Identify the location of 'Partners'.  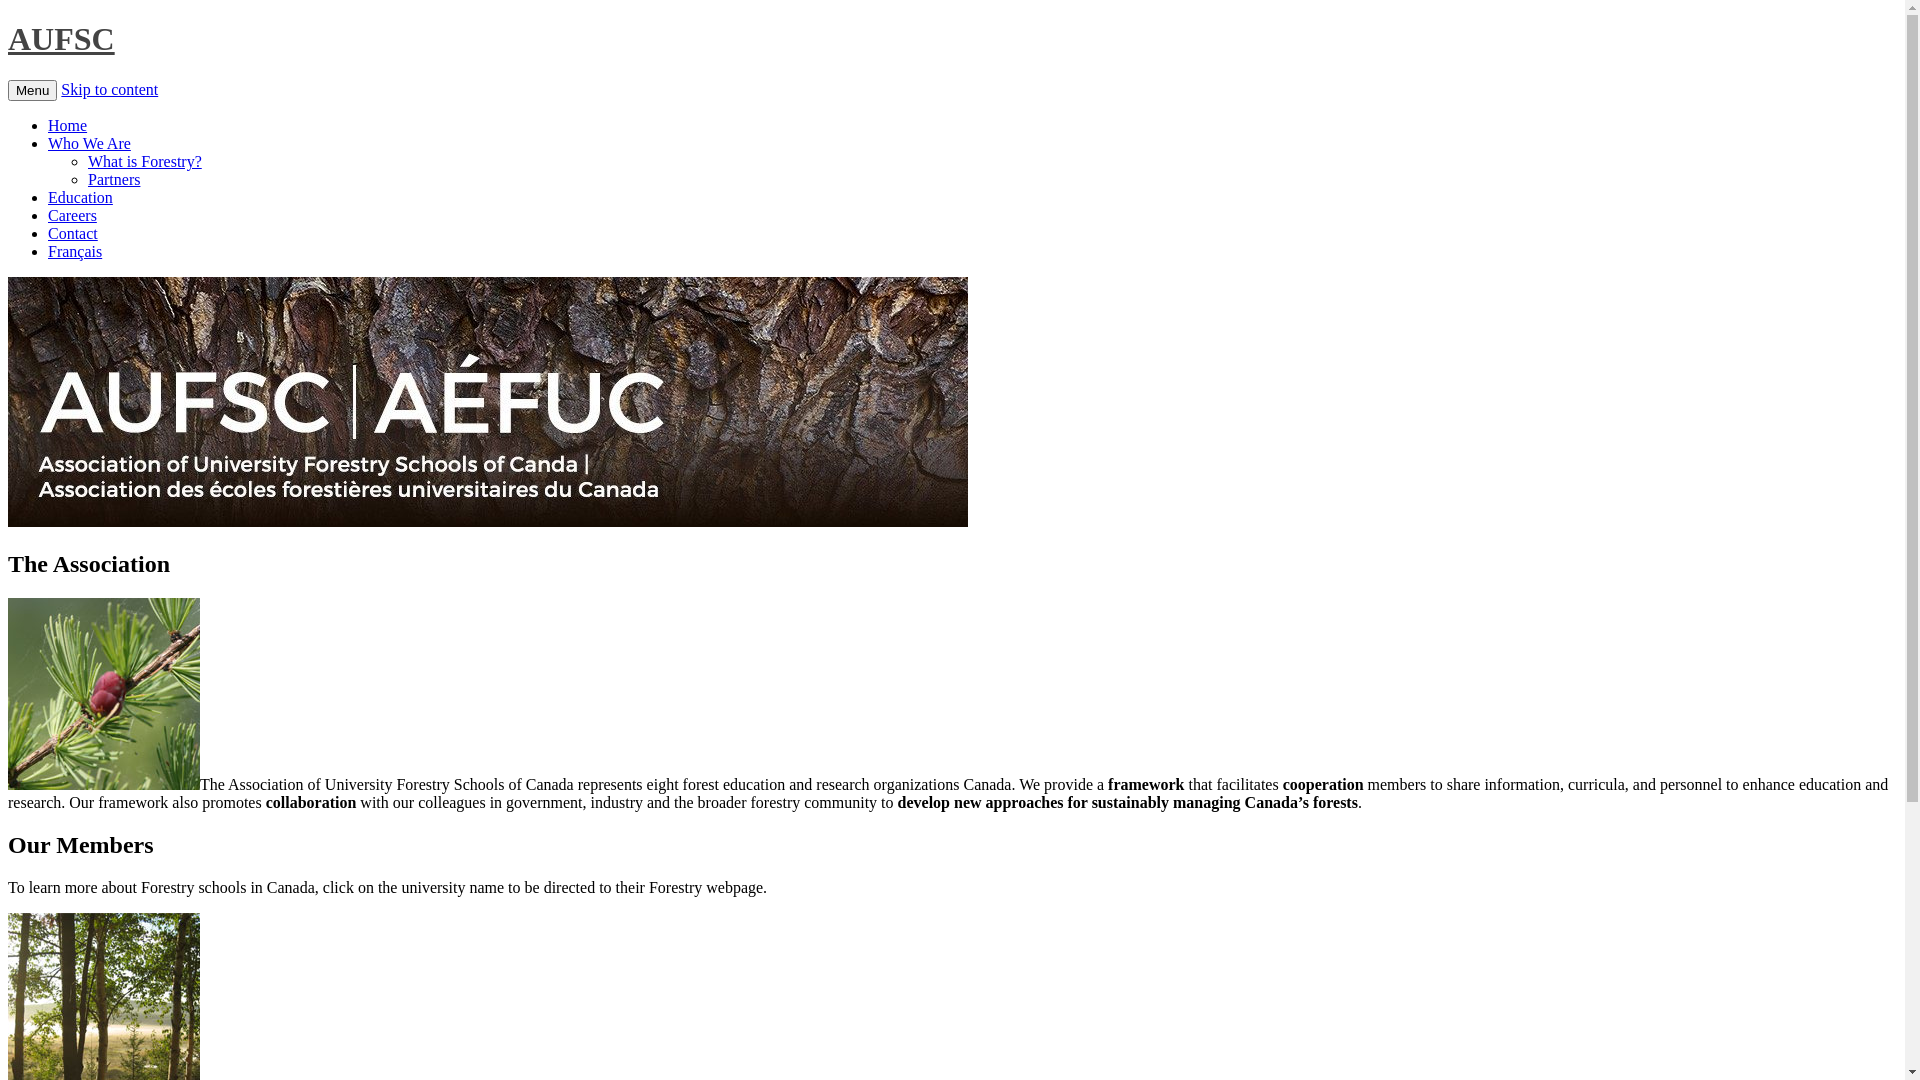
(113, 178).